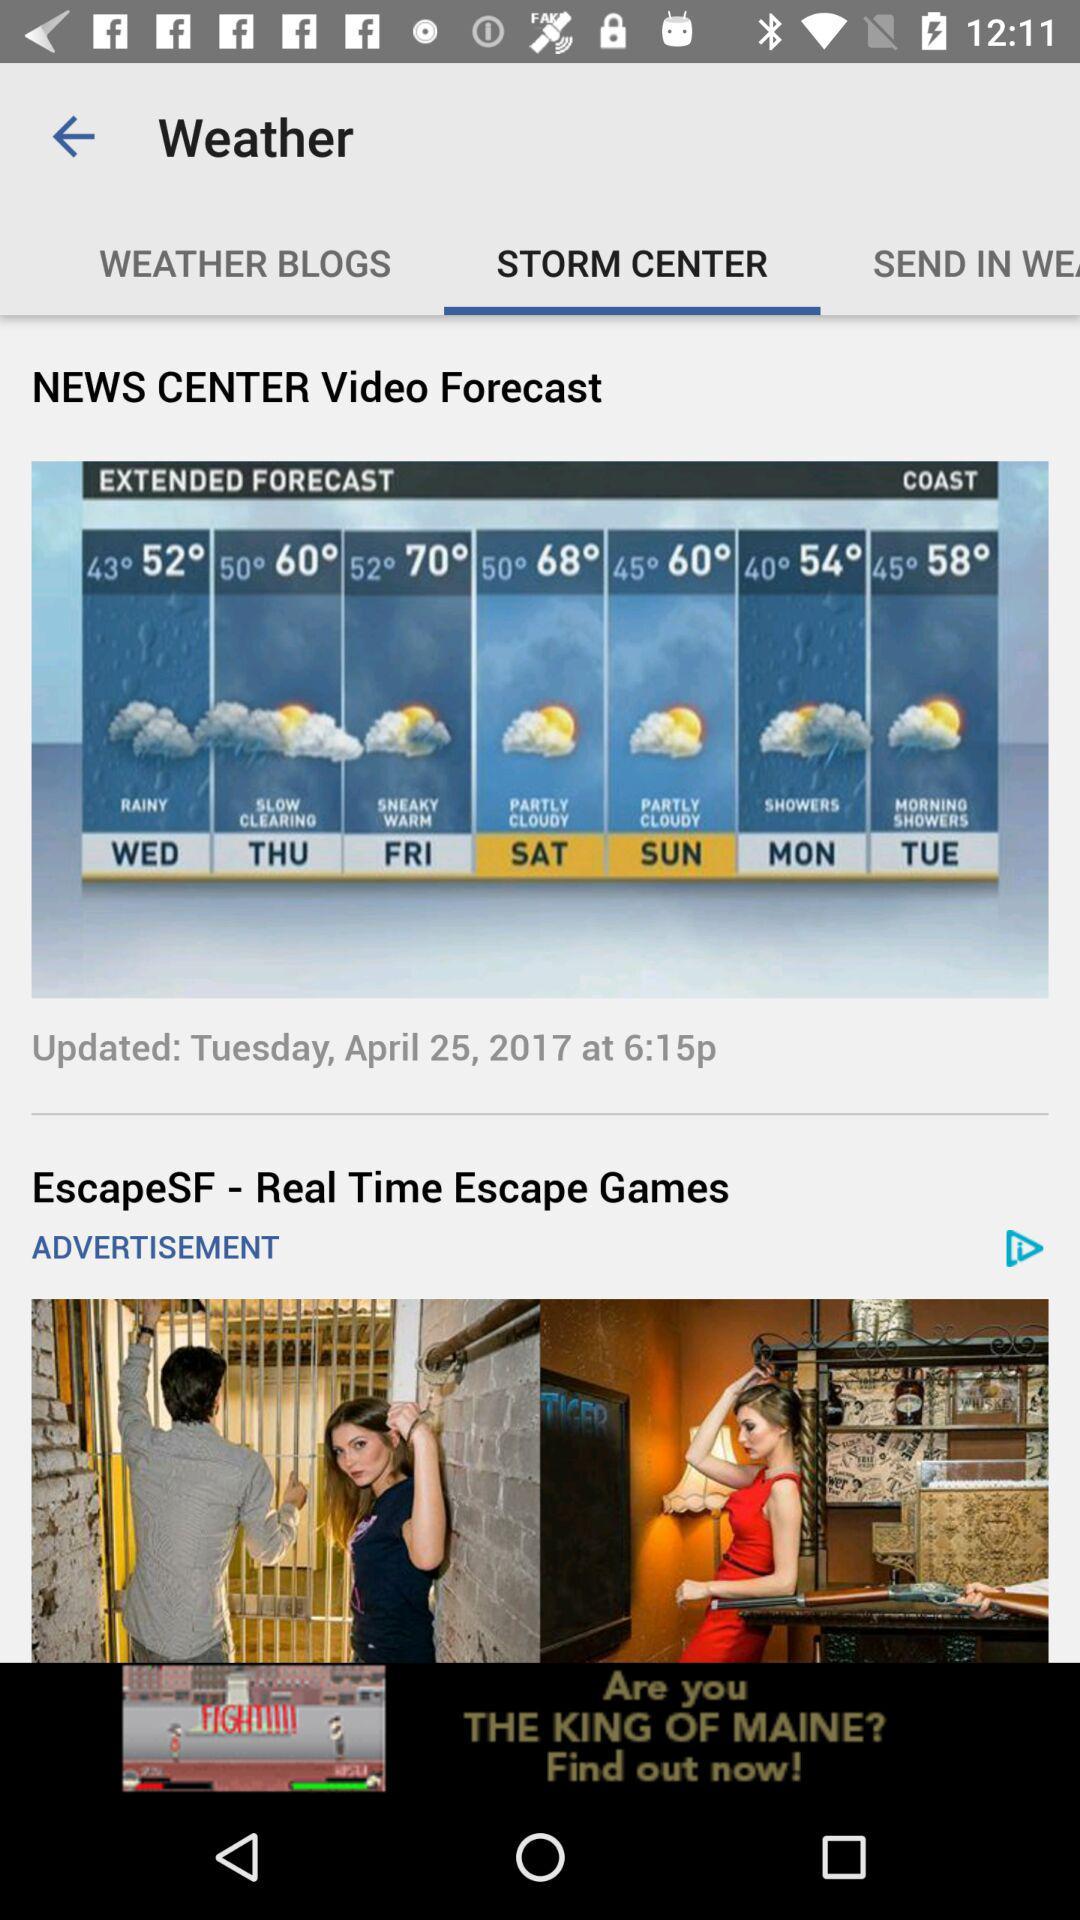 This screenshot has width=1080, height=1920. What do you see at coordinates (540, 1727) in the screenshot?
I see `advertisement` at bounding box center [540, 1727].